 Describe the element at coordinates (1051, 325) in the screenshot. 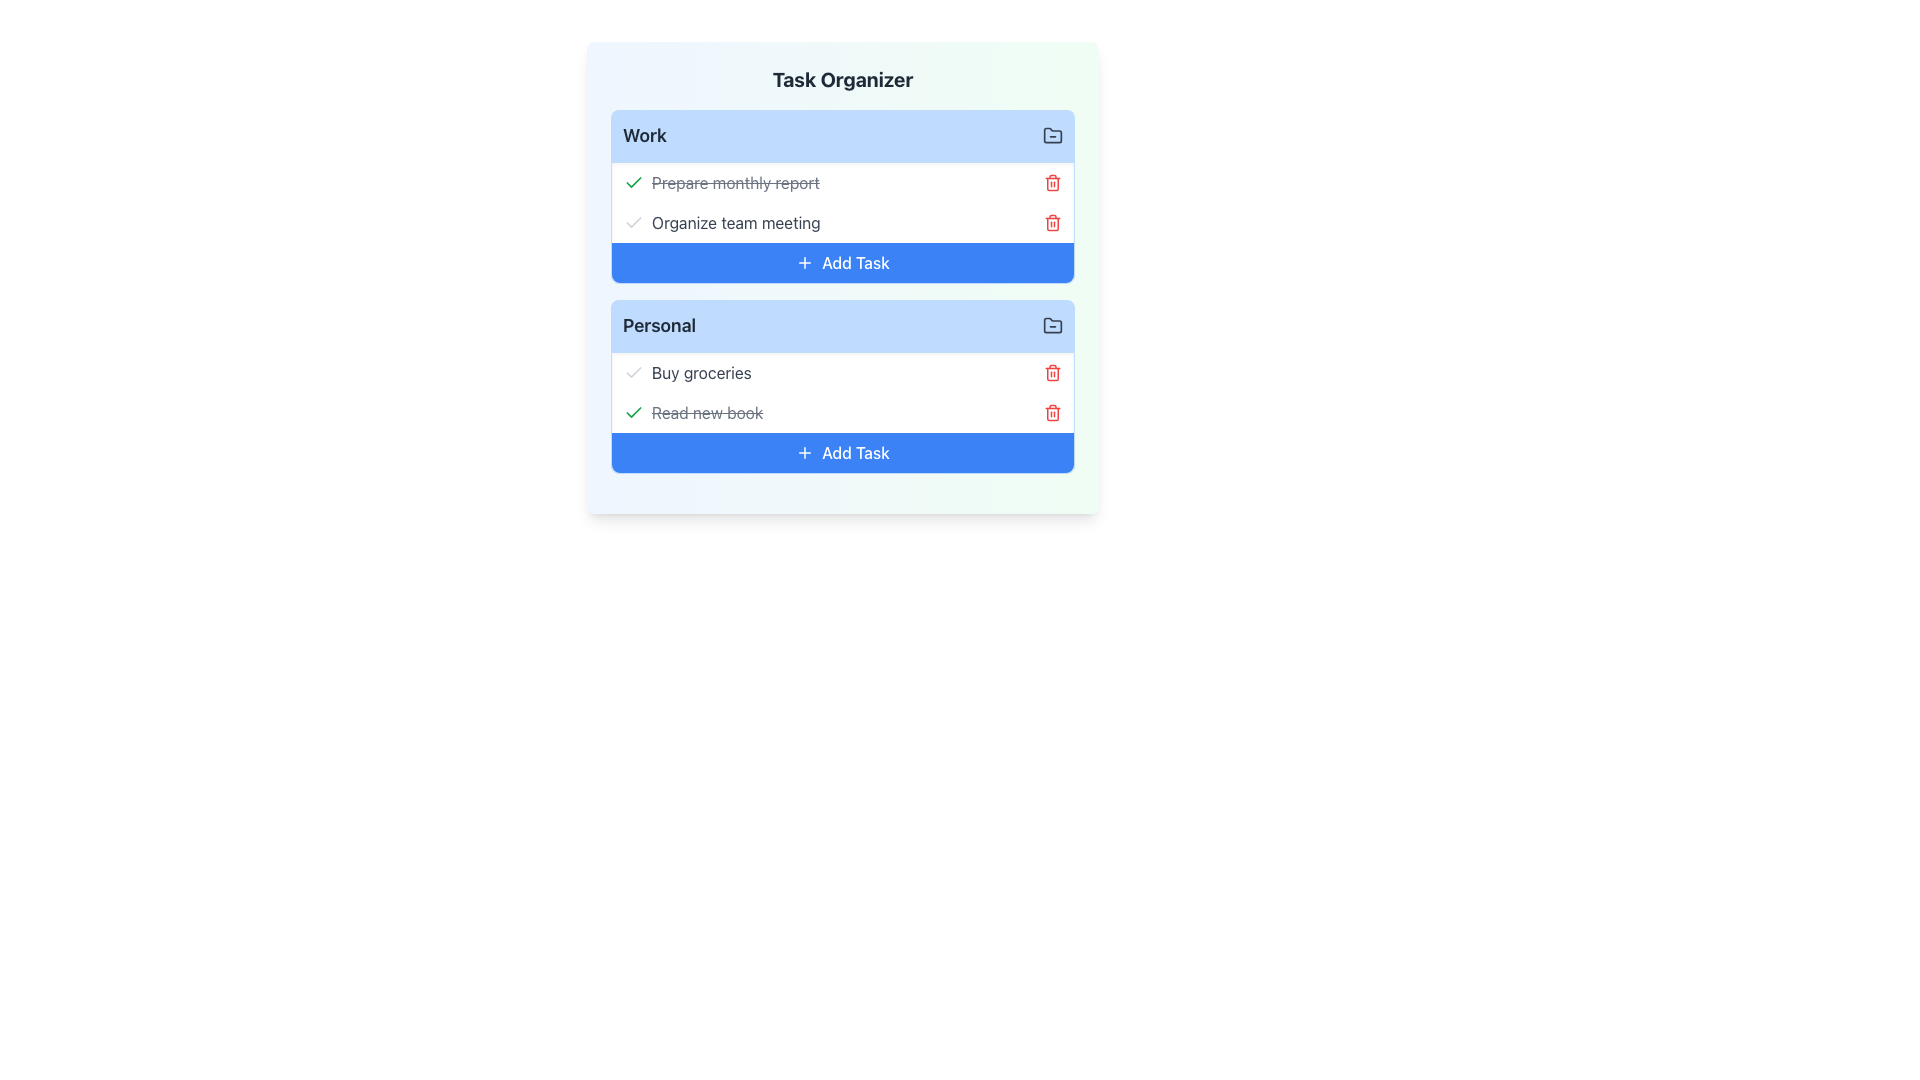

I see `the small gray folder icon with a minus symbol inside it located at the upper-right corner of the 'Personal' section's header` at that location.